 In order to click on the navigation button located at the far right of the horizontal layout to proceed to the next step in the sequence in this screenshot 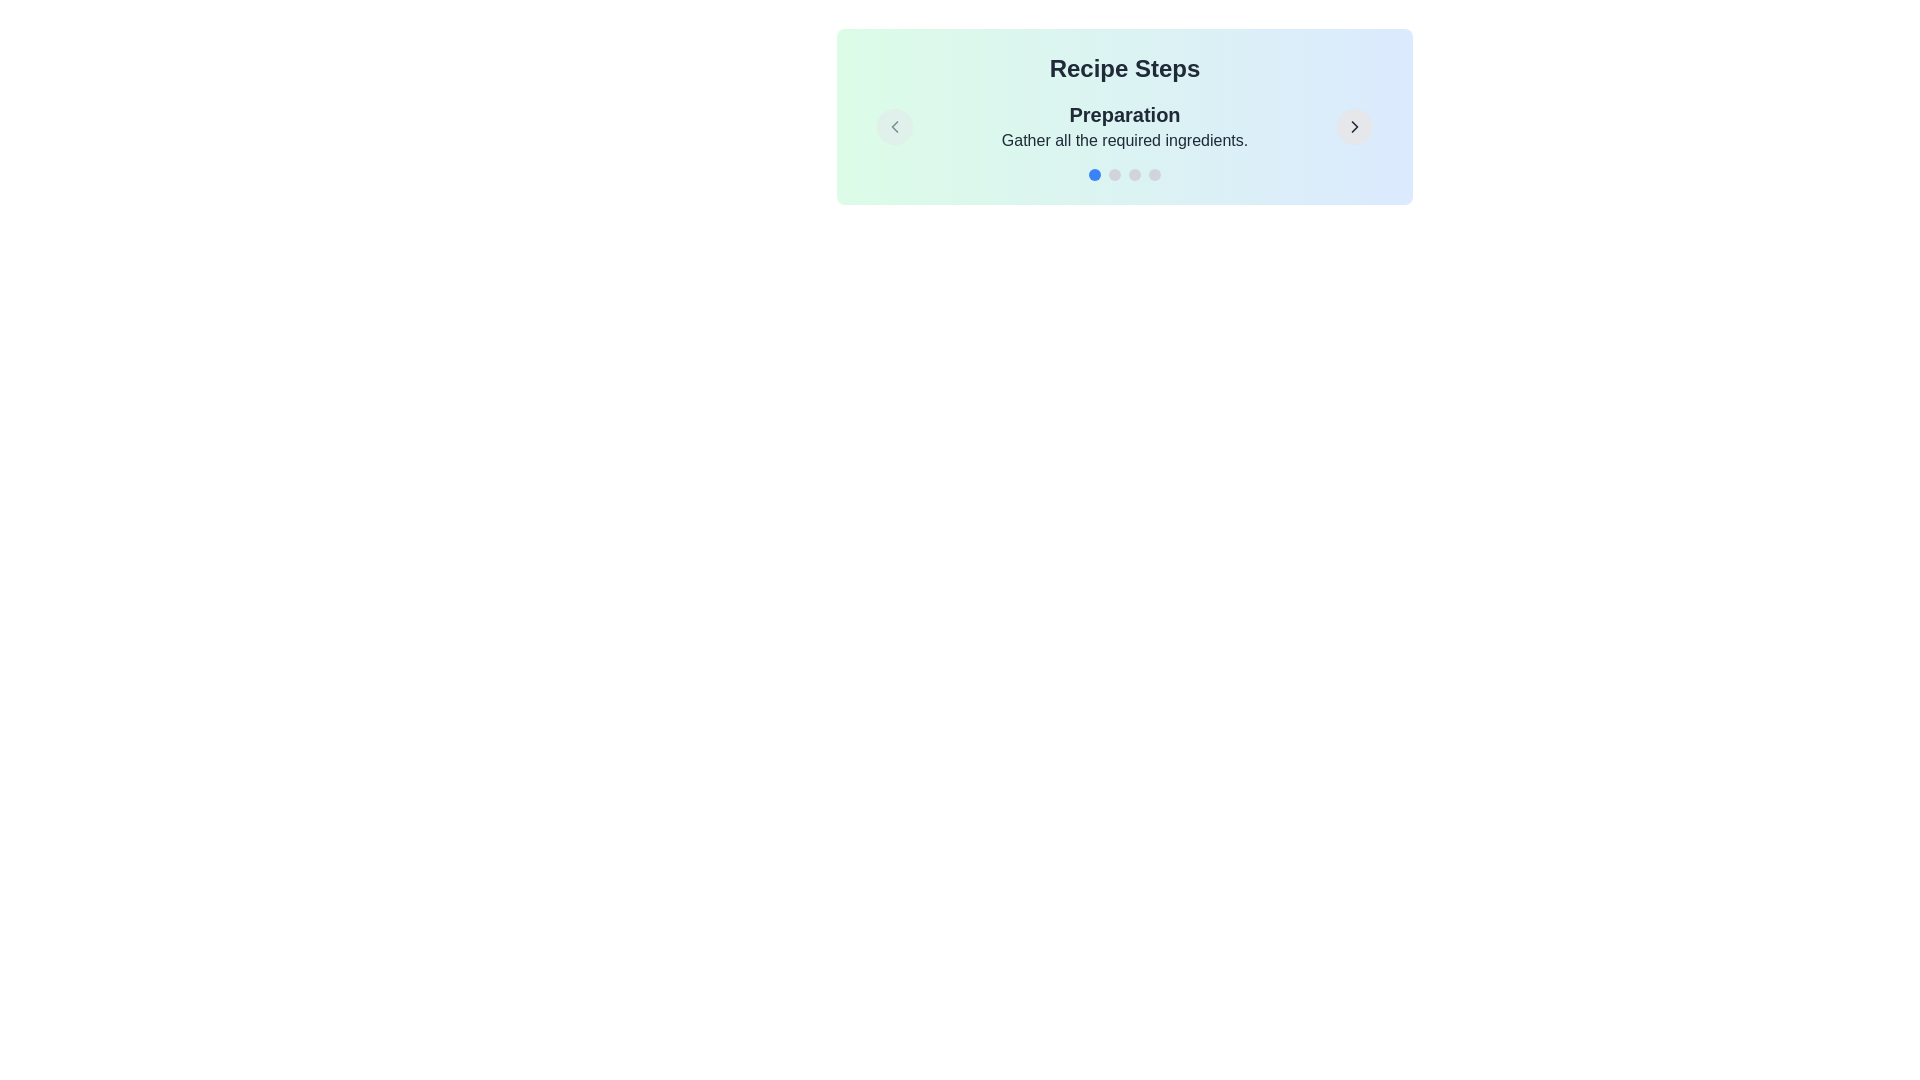, I will do `click(1354, 127)`.